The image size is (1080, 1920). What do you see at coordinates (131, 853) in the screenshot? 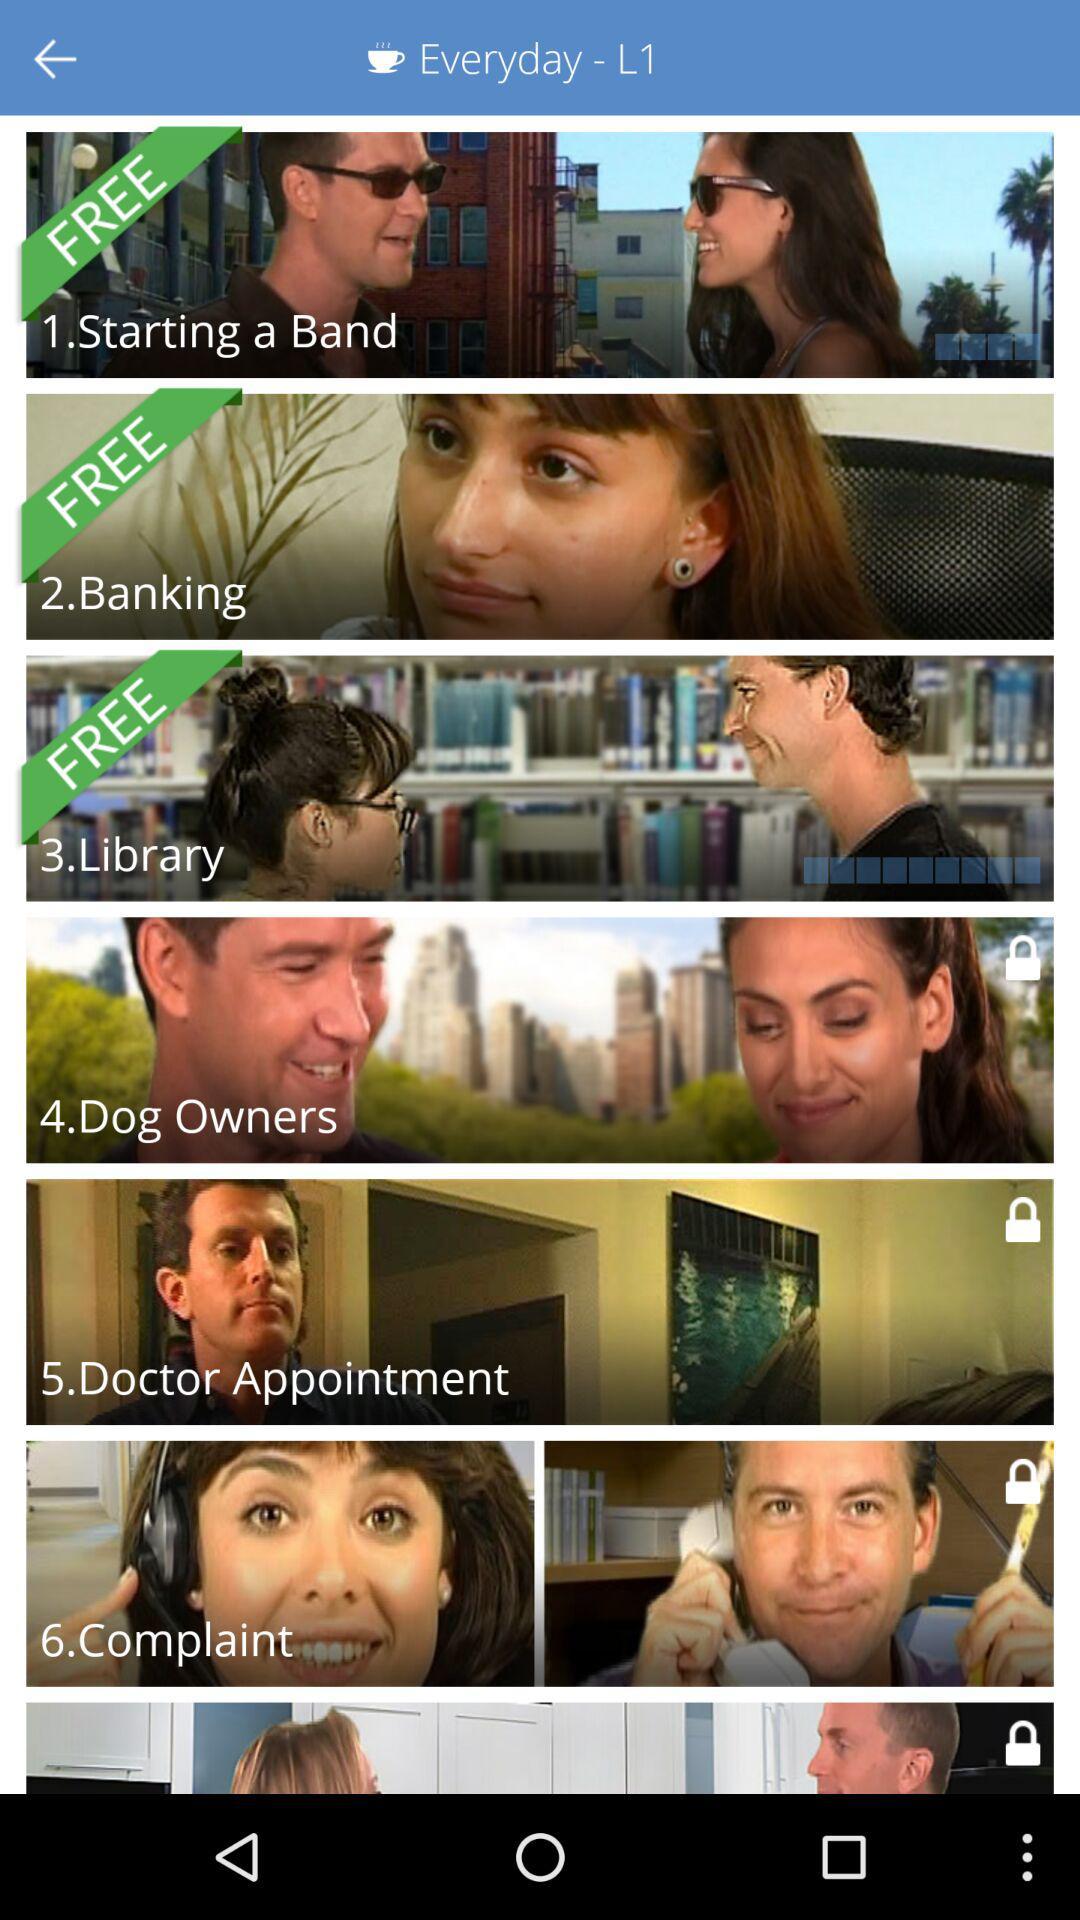
I see `3.library` at bounding box center [131, 853].